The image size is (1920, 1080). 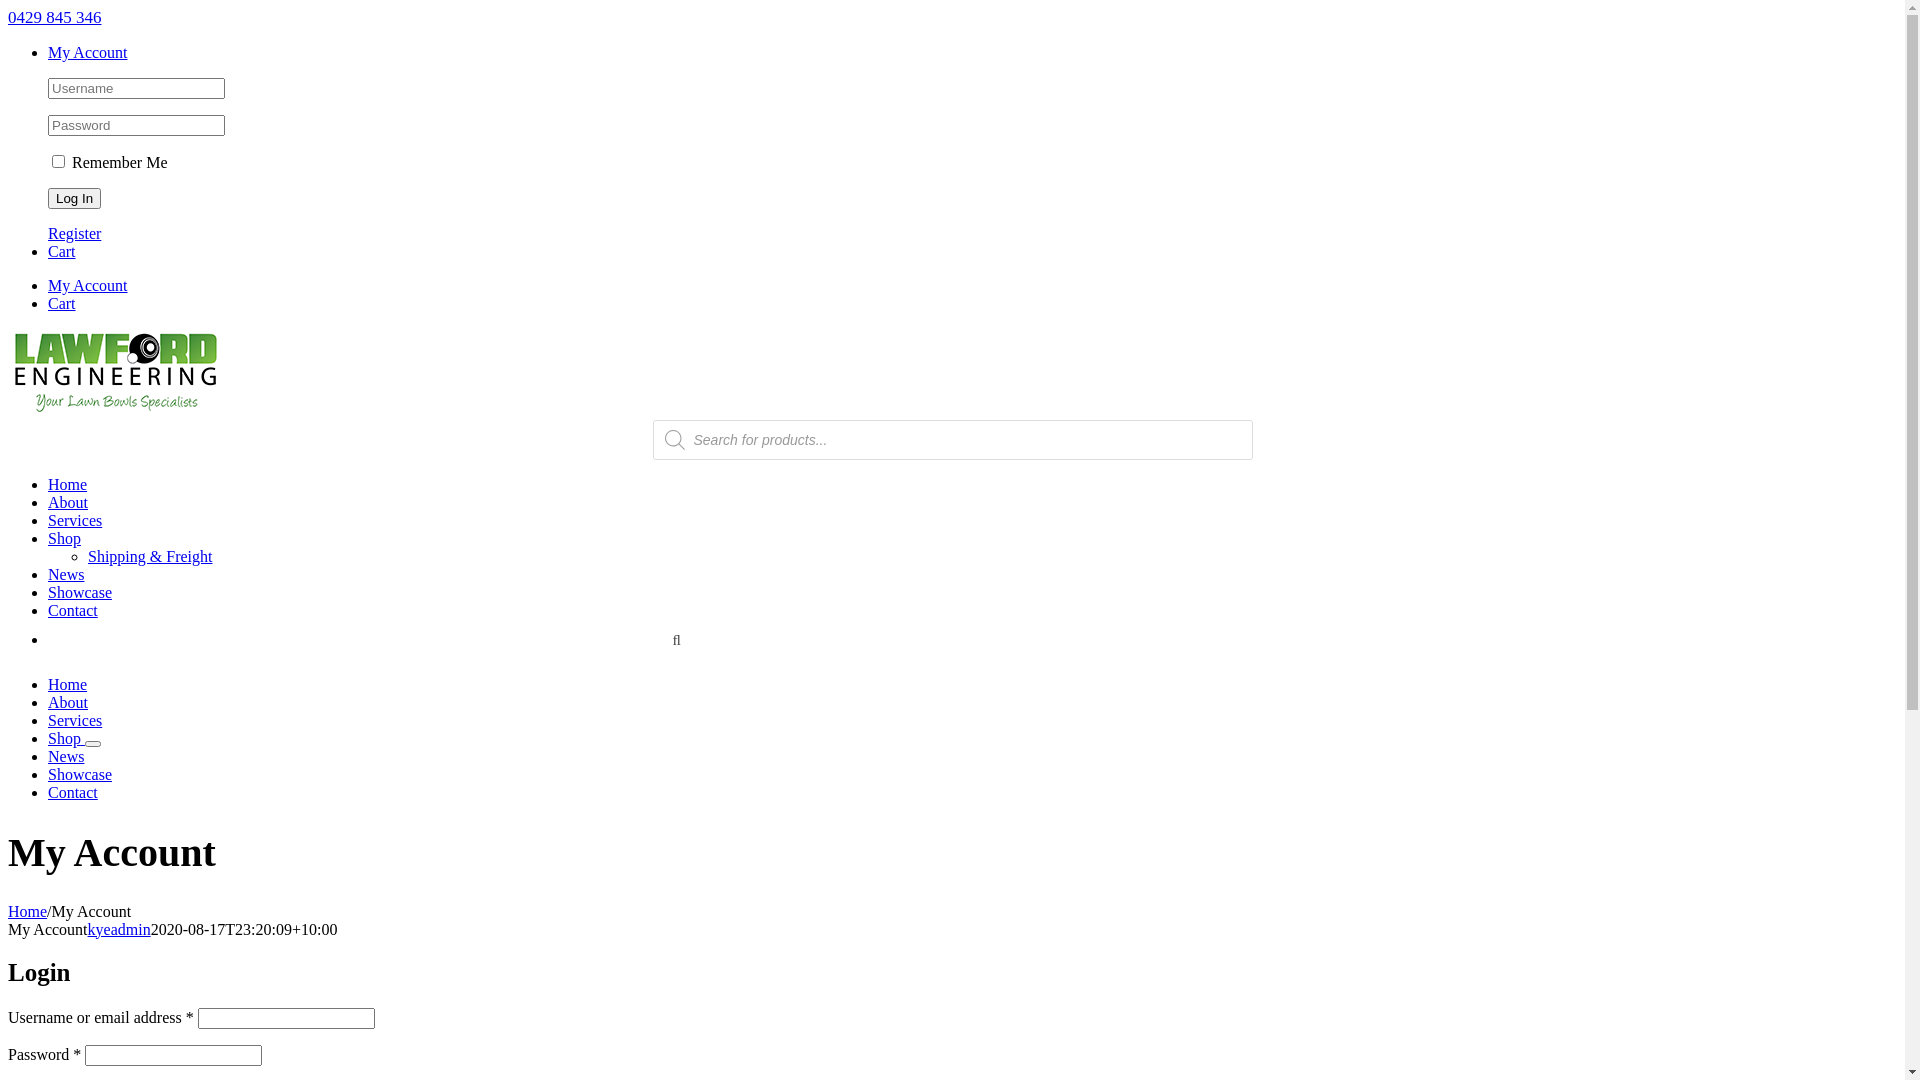 What do you see at coordinates (48, 519) in the screenshot?
I see `'Services'` at bounding box center [48, 519].